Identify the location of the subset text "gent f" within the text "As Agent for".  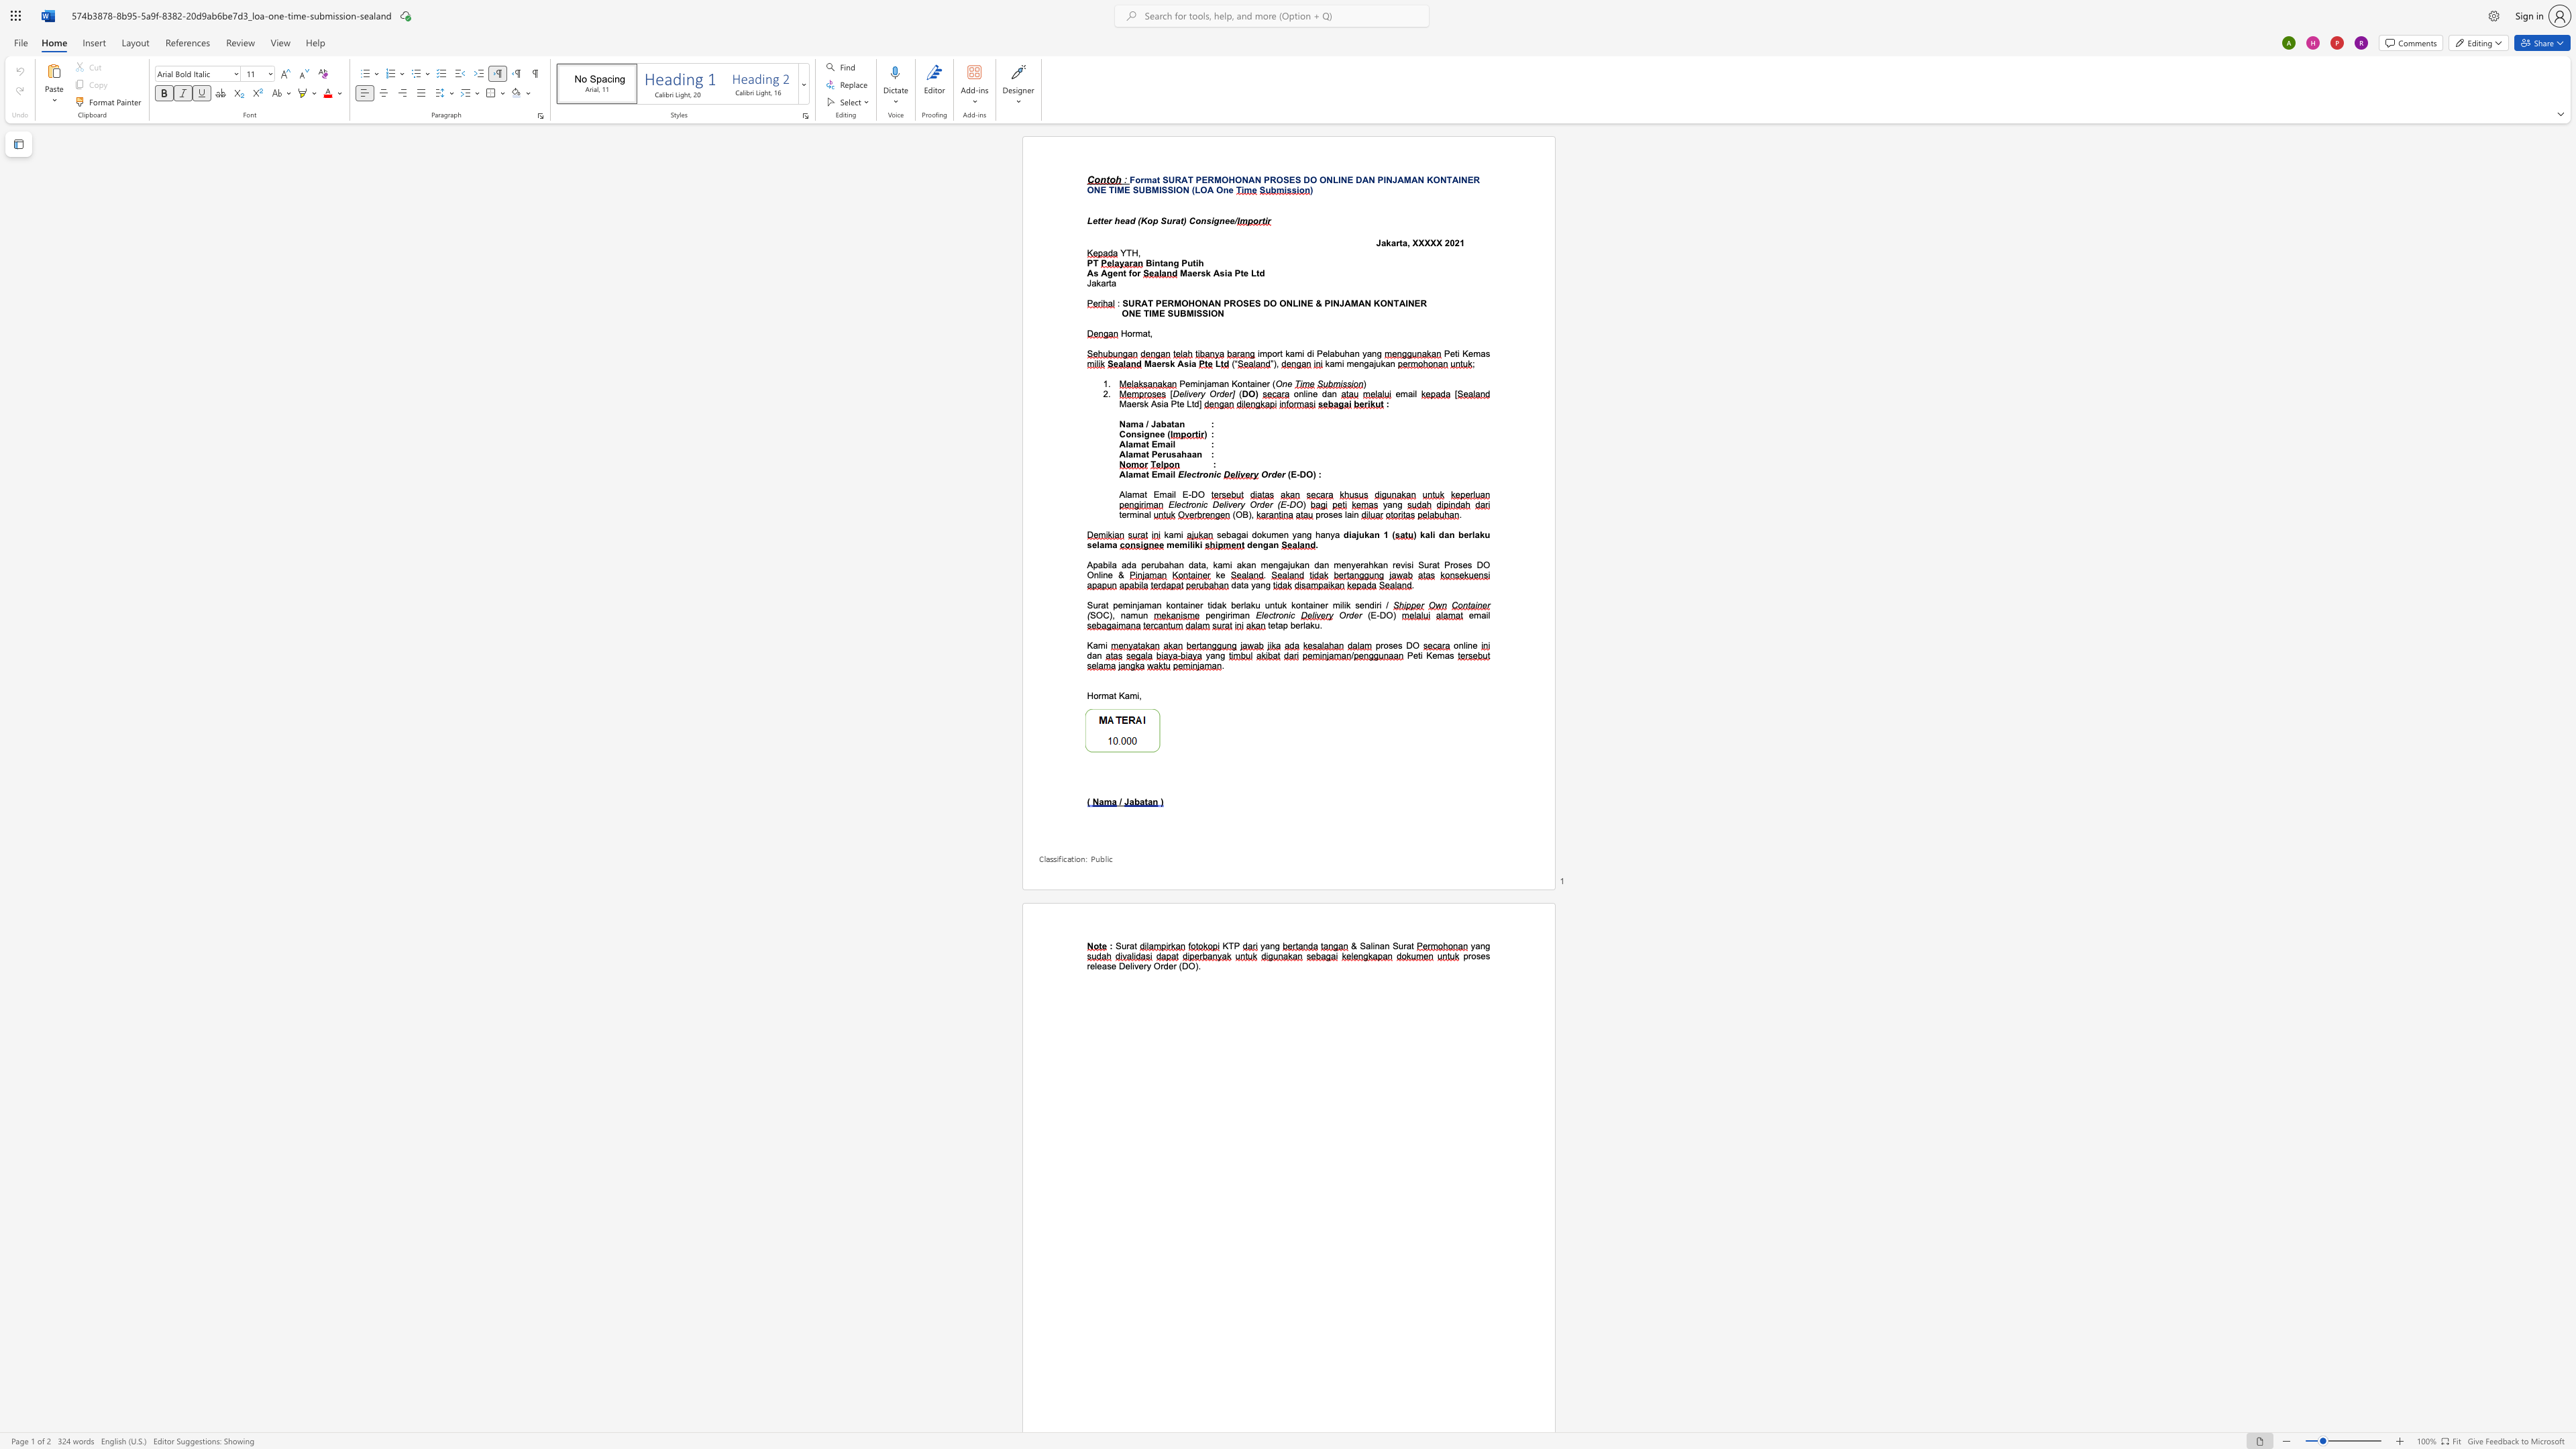
(1107, 272).